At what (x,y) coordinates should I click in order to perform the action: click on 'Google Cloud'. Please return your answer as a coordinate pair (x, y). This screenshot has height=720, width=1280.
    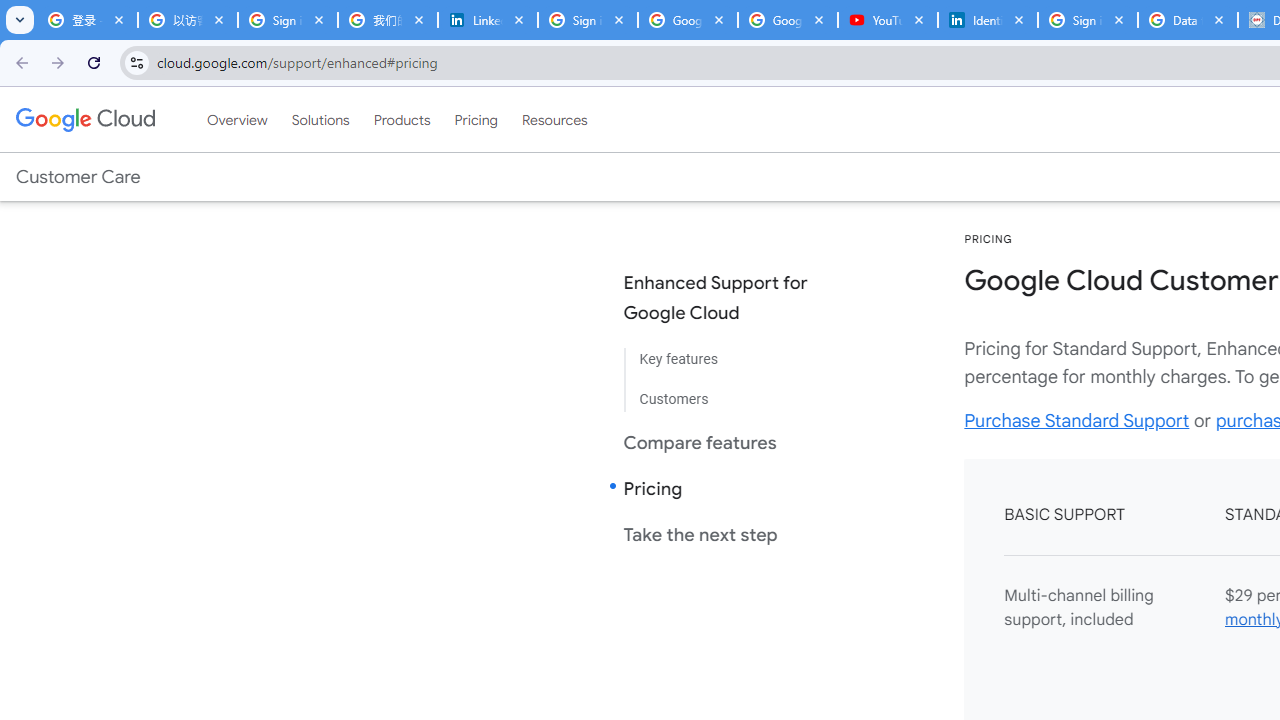
    Looking at the image, I should click on (84, 119).